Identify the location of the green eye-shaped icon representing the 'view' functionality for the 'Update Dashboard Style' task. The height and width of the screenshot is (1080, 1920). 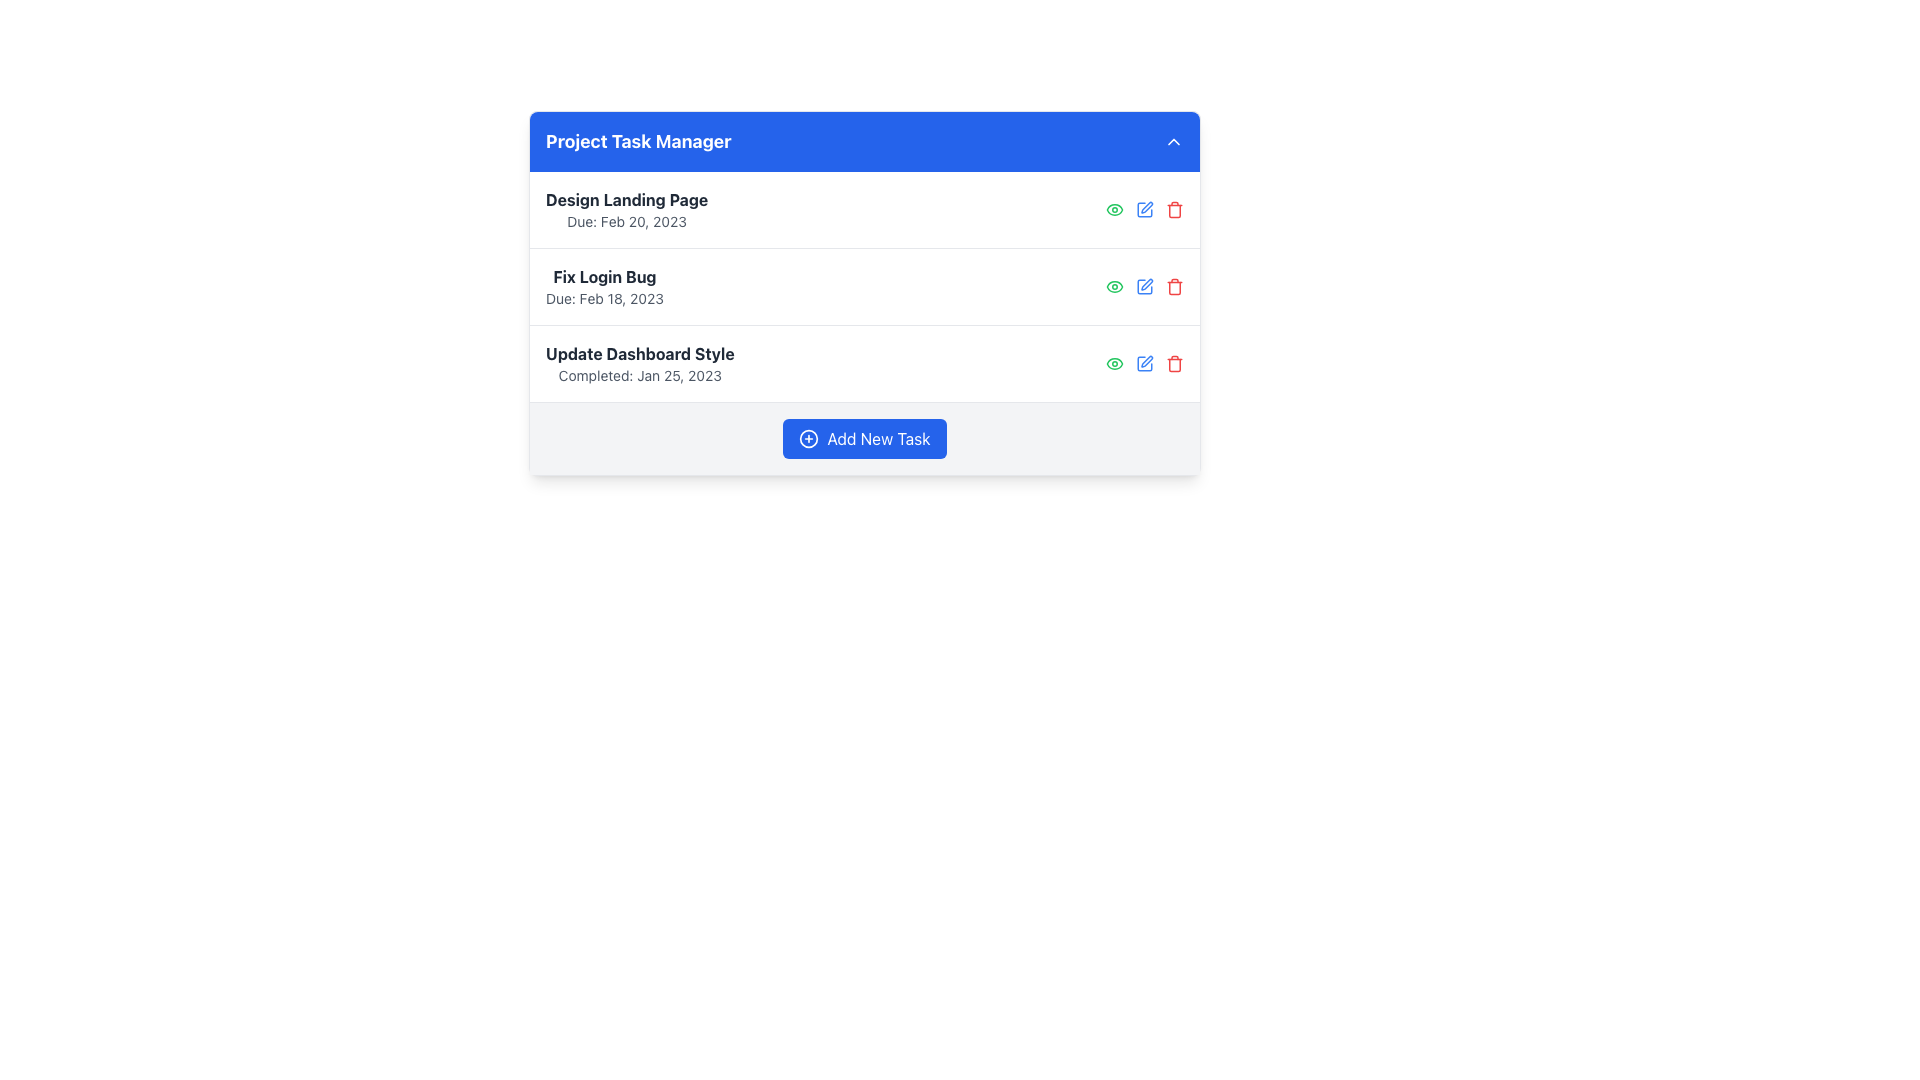
(1113, 286).